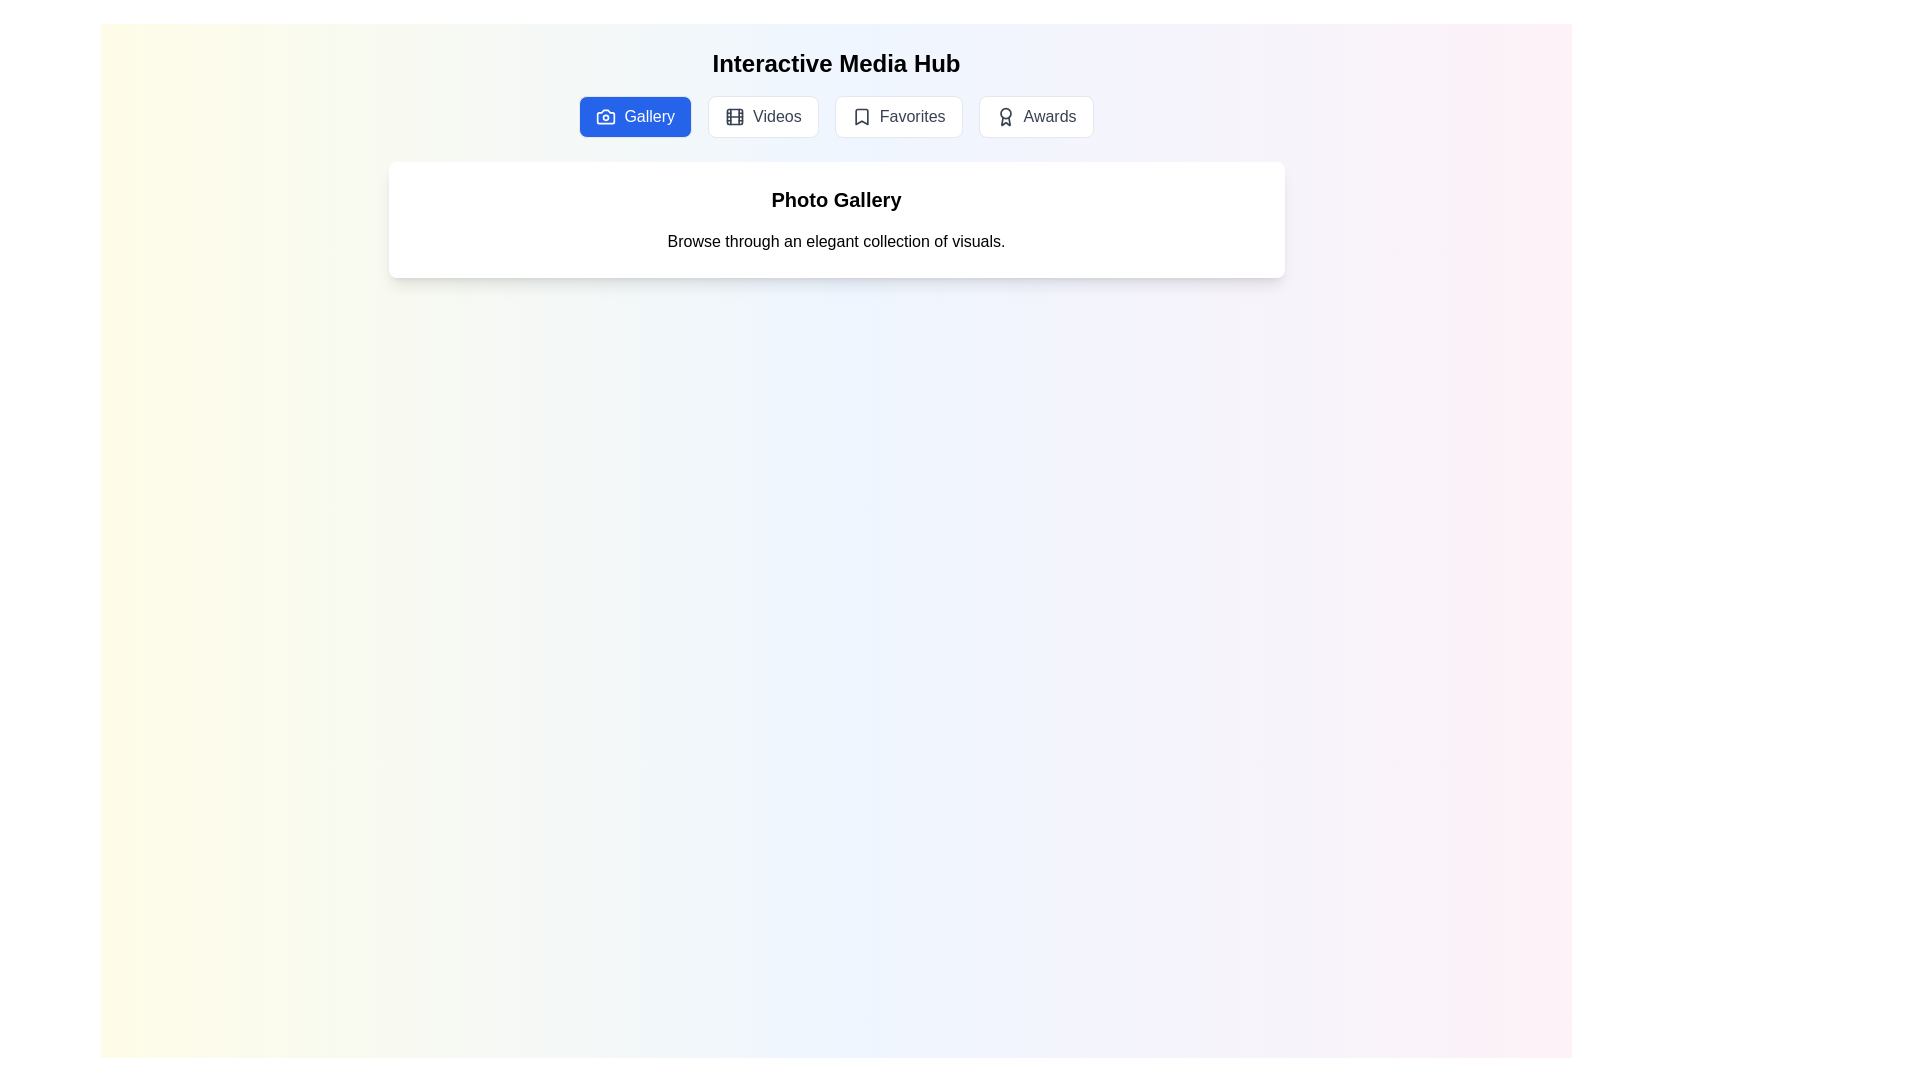  What do you see at coordinates (762, 116) in the screenshot?
I see `the second button in the horizontally arranged navigation bar, located between the 'Gallery' button and the 'Favorites' button` at bounding box center [762, 116].